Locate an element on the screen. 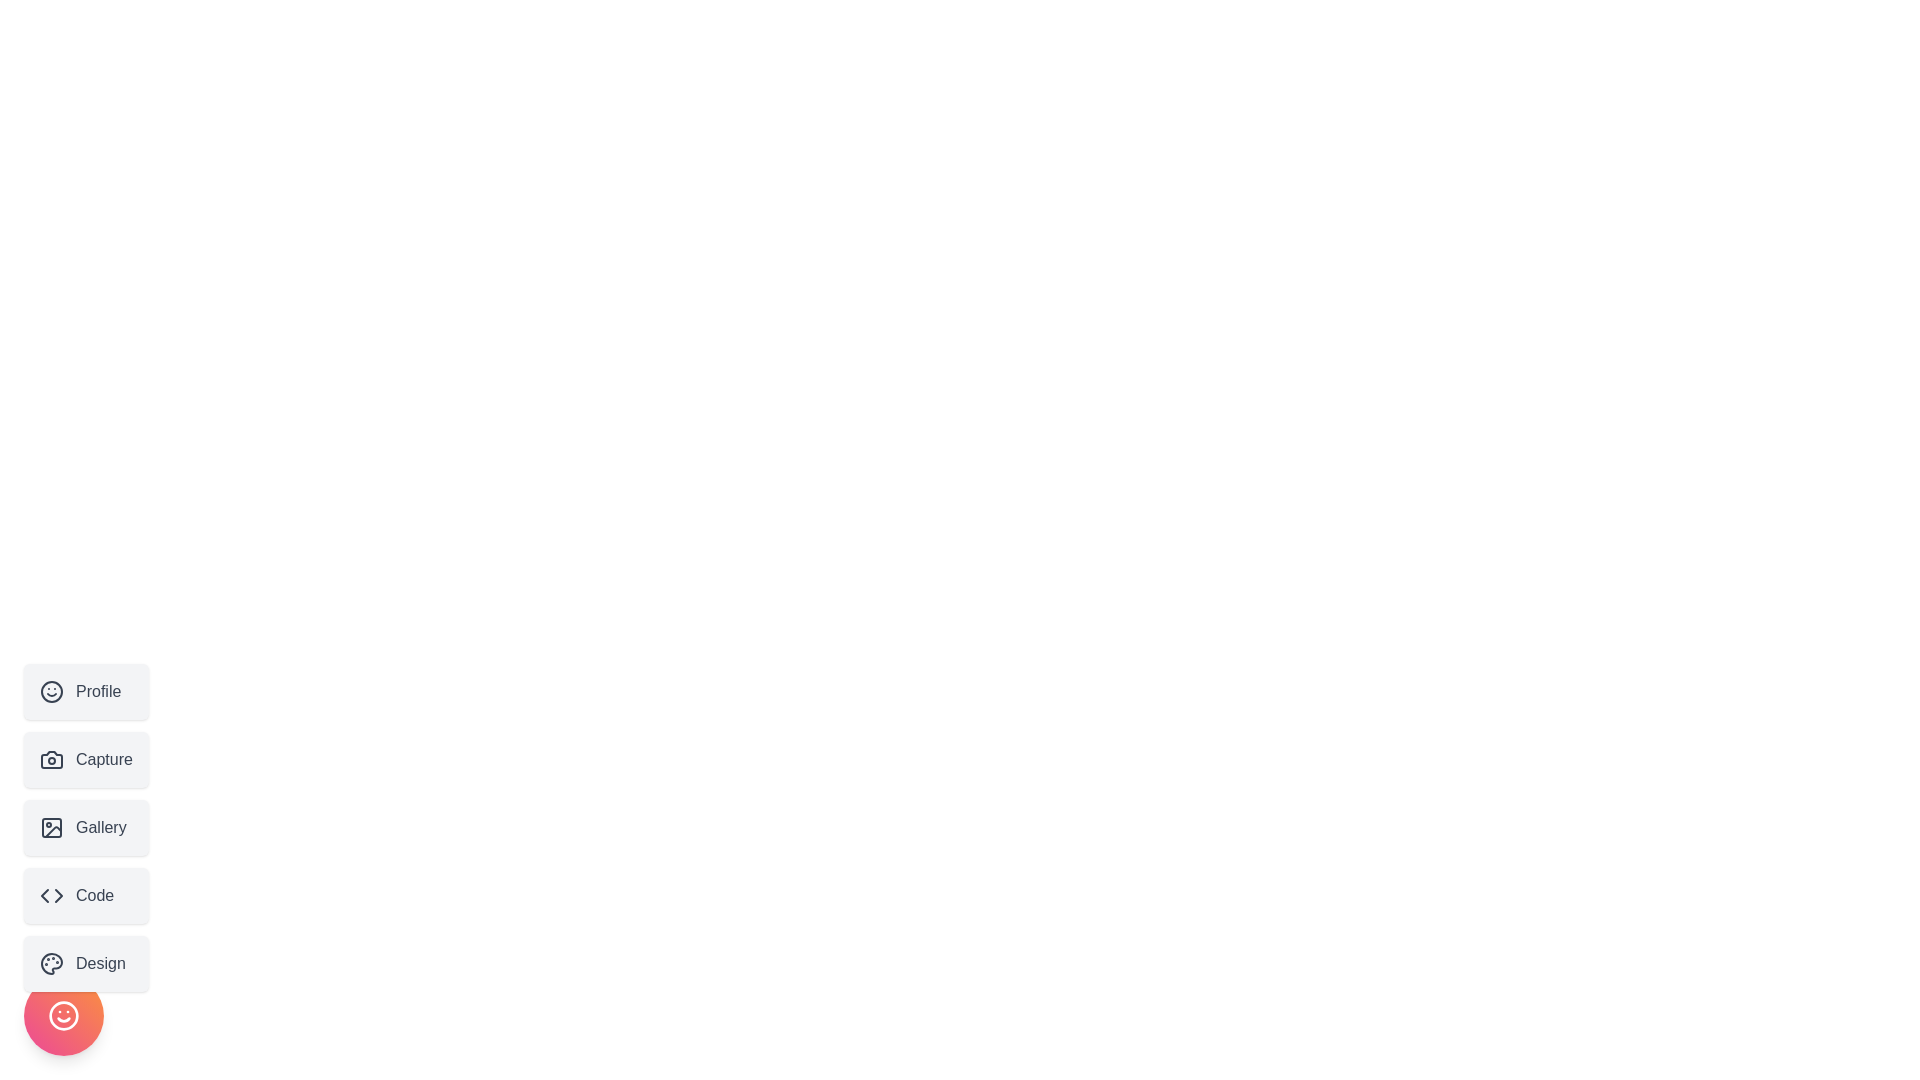  the Text label that describes the 'Capture' button, which is positioned in a vertical menu between the 'Profile' and 'Gallery' buttons is located at coordinates (103, 759).